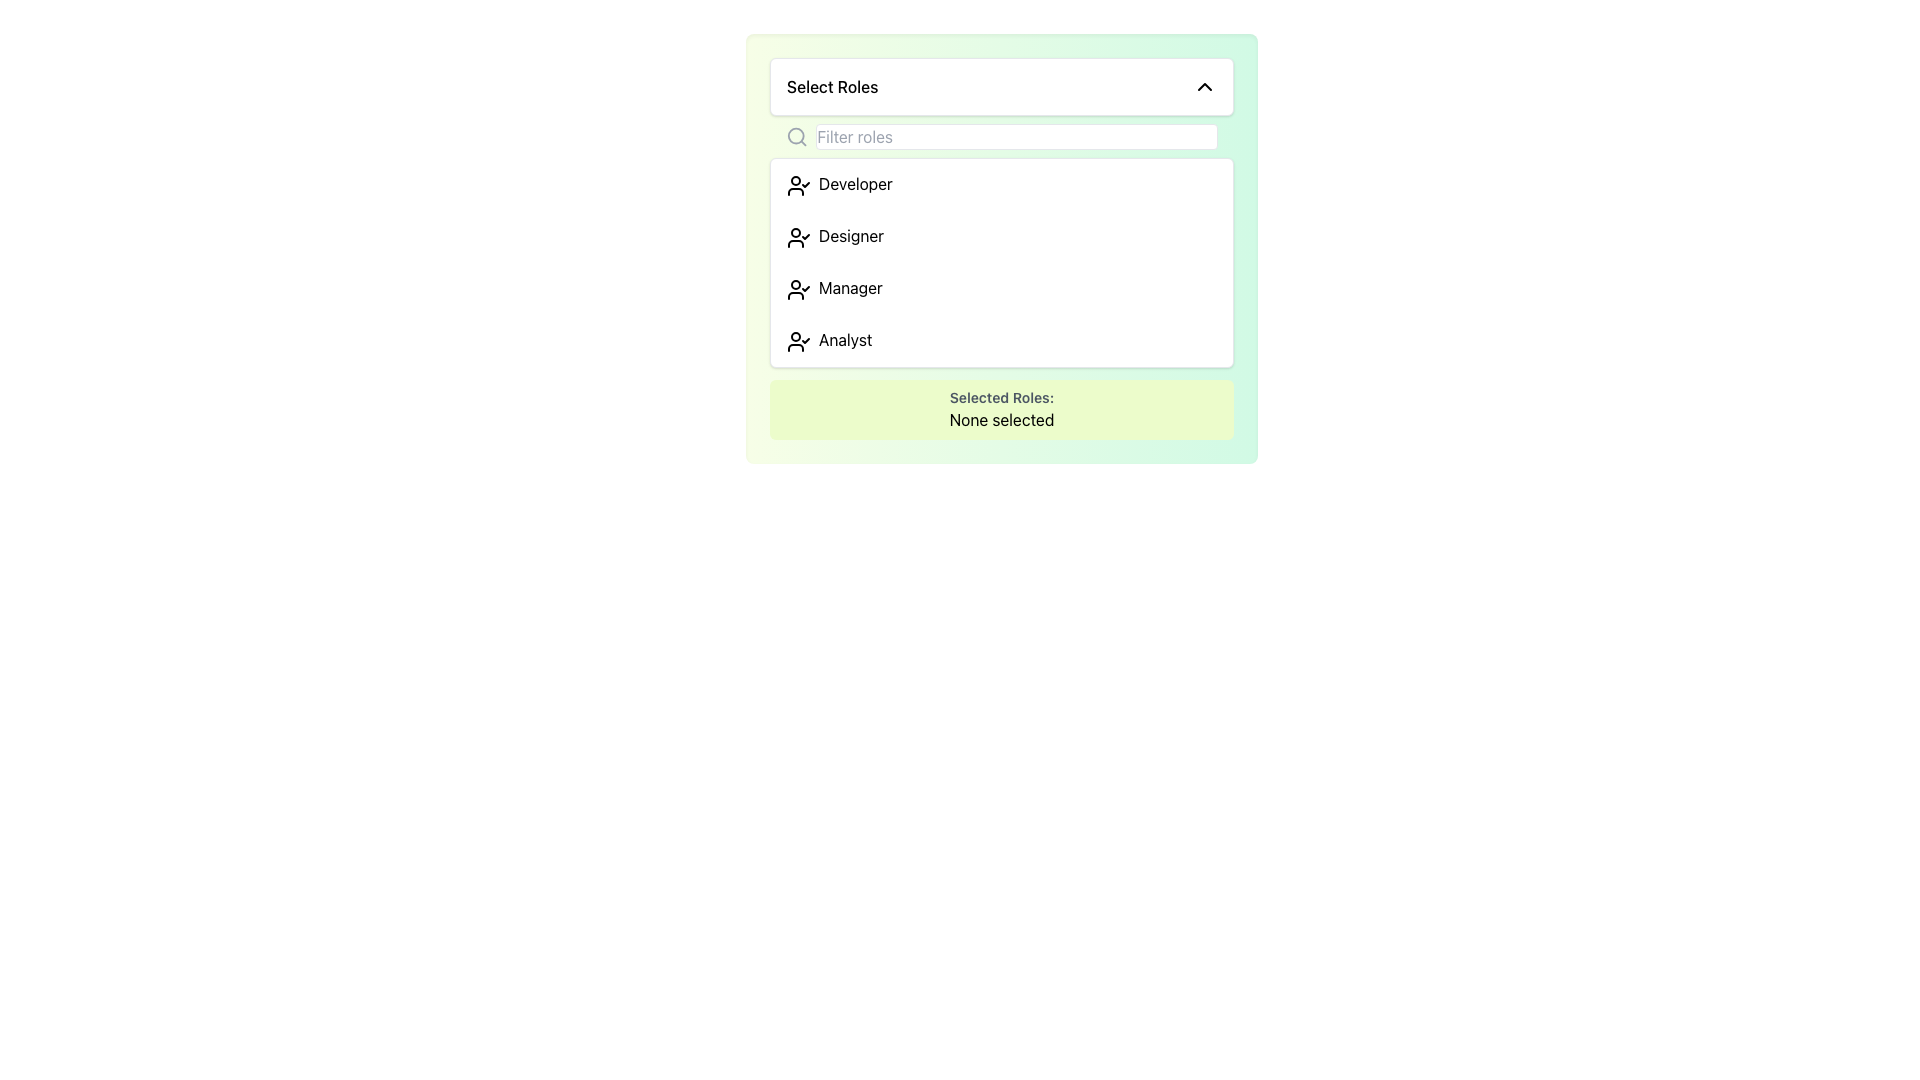  What do you see at coordinates (1002, 339) in the screenshot?
I see `the fourth list item labeled 'Analyst' that contains an 'Add' button` at bounding box center [1002, 339].